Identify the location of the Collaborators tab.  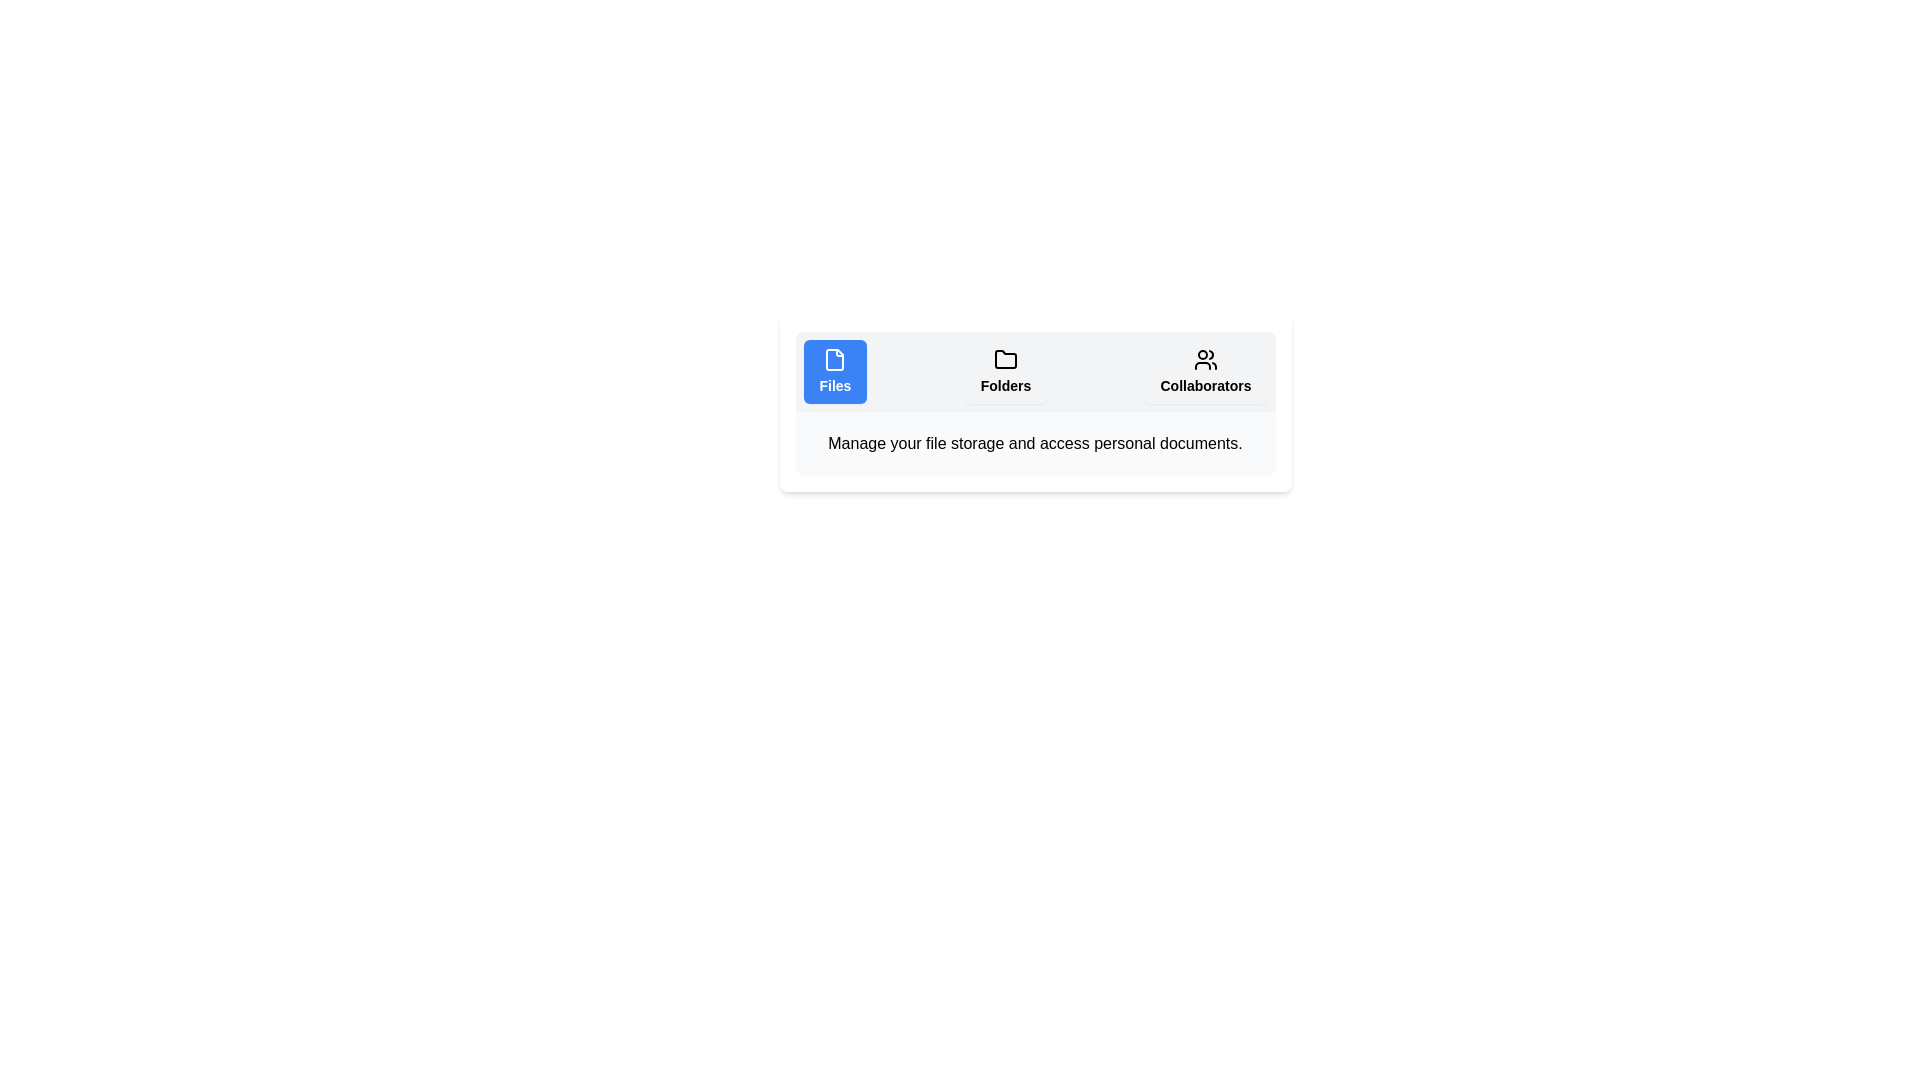
(1204, 371).